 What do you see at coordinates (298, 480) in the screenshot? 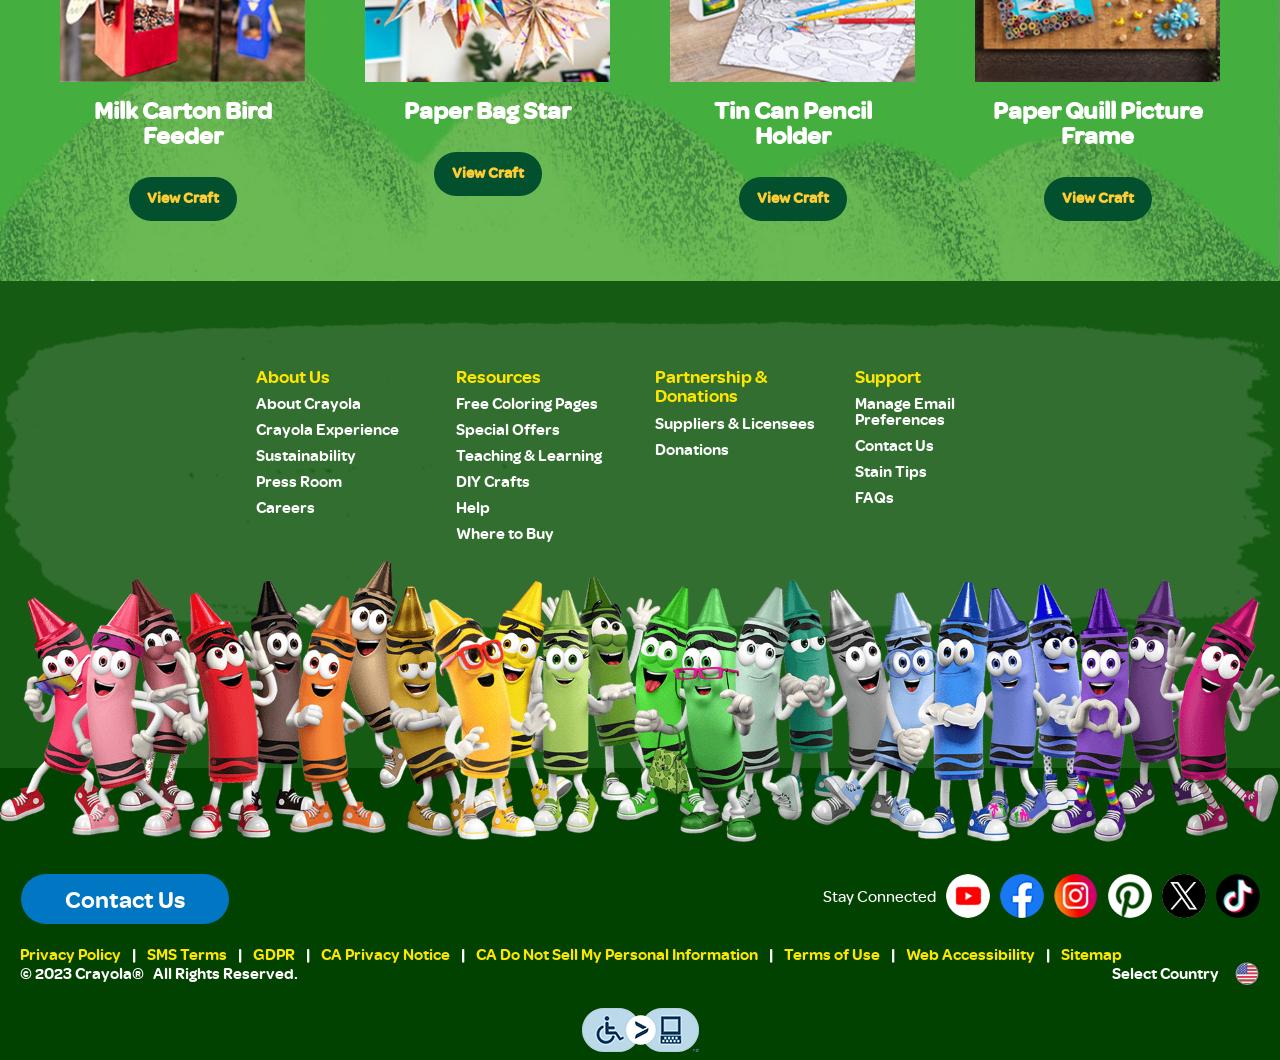
I see `'Press Room'` at bounding box center [298, 480].